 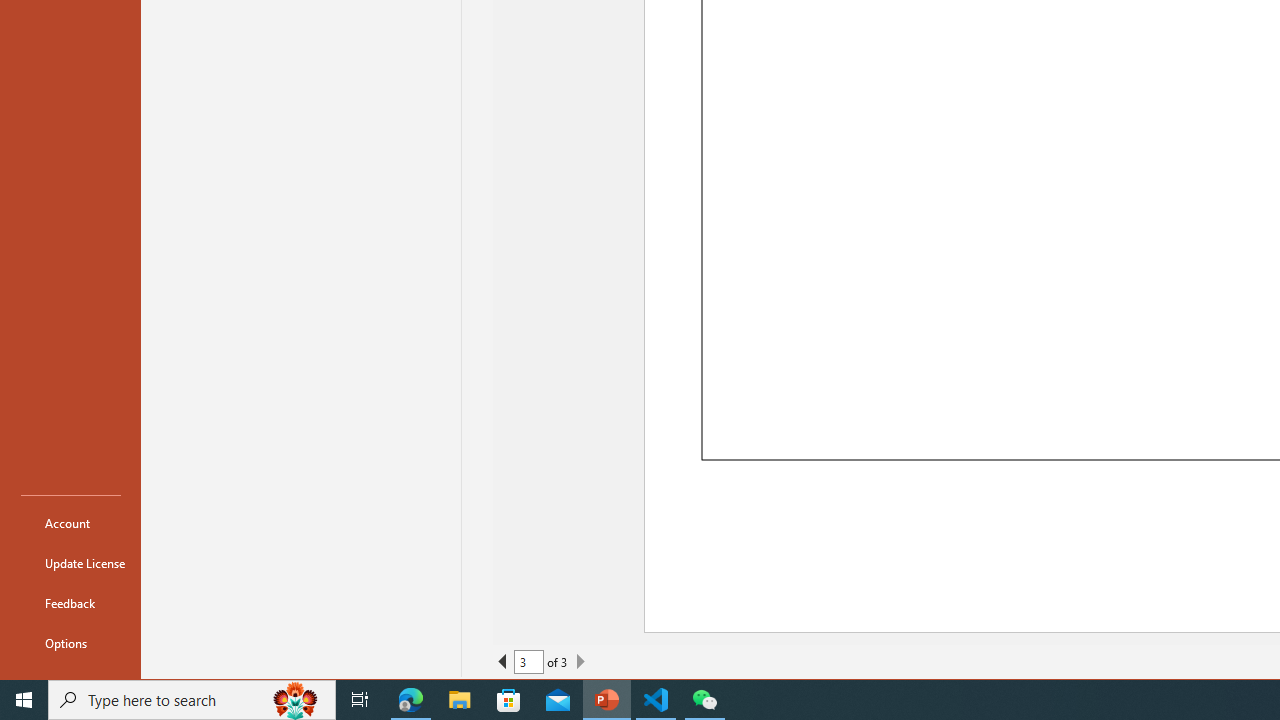 What do you see at coordinates (71, 642) in the screenshot?
I see `'Options'` at bounding box center [71, 642].